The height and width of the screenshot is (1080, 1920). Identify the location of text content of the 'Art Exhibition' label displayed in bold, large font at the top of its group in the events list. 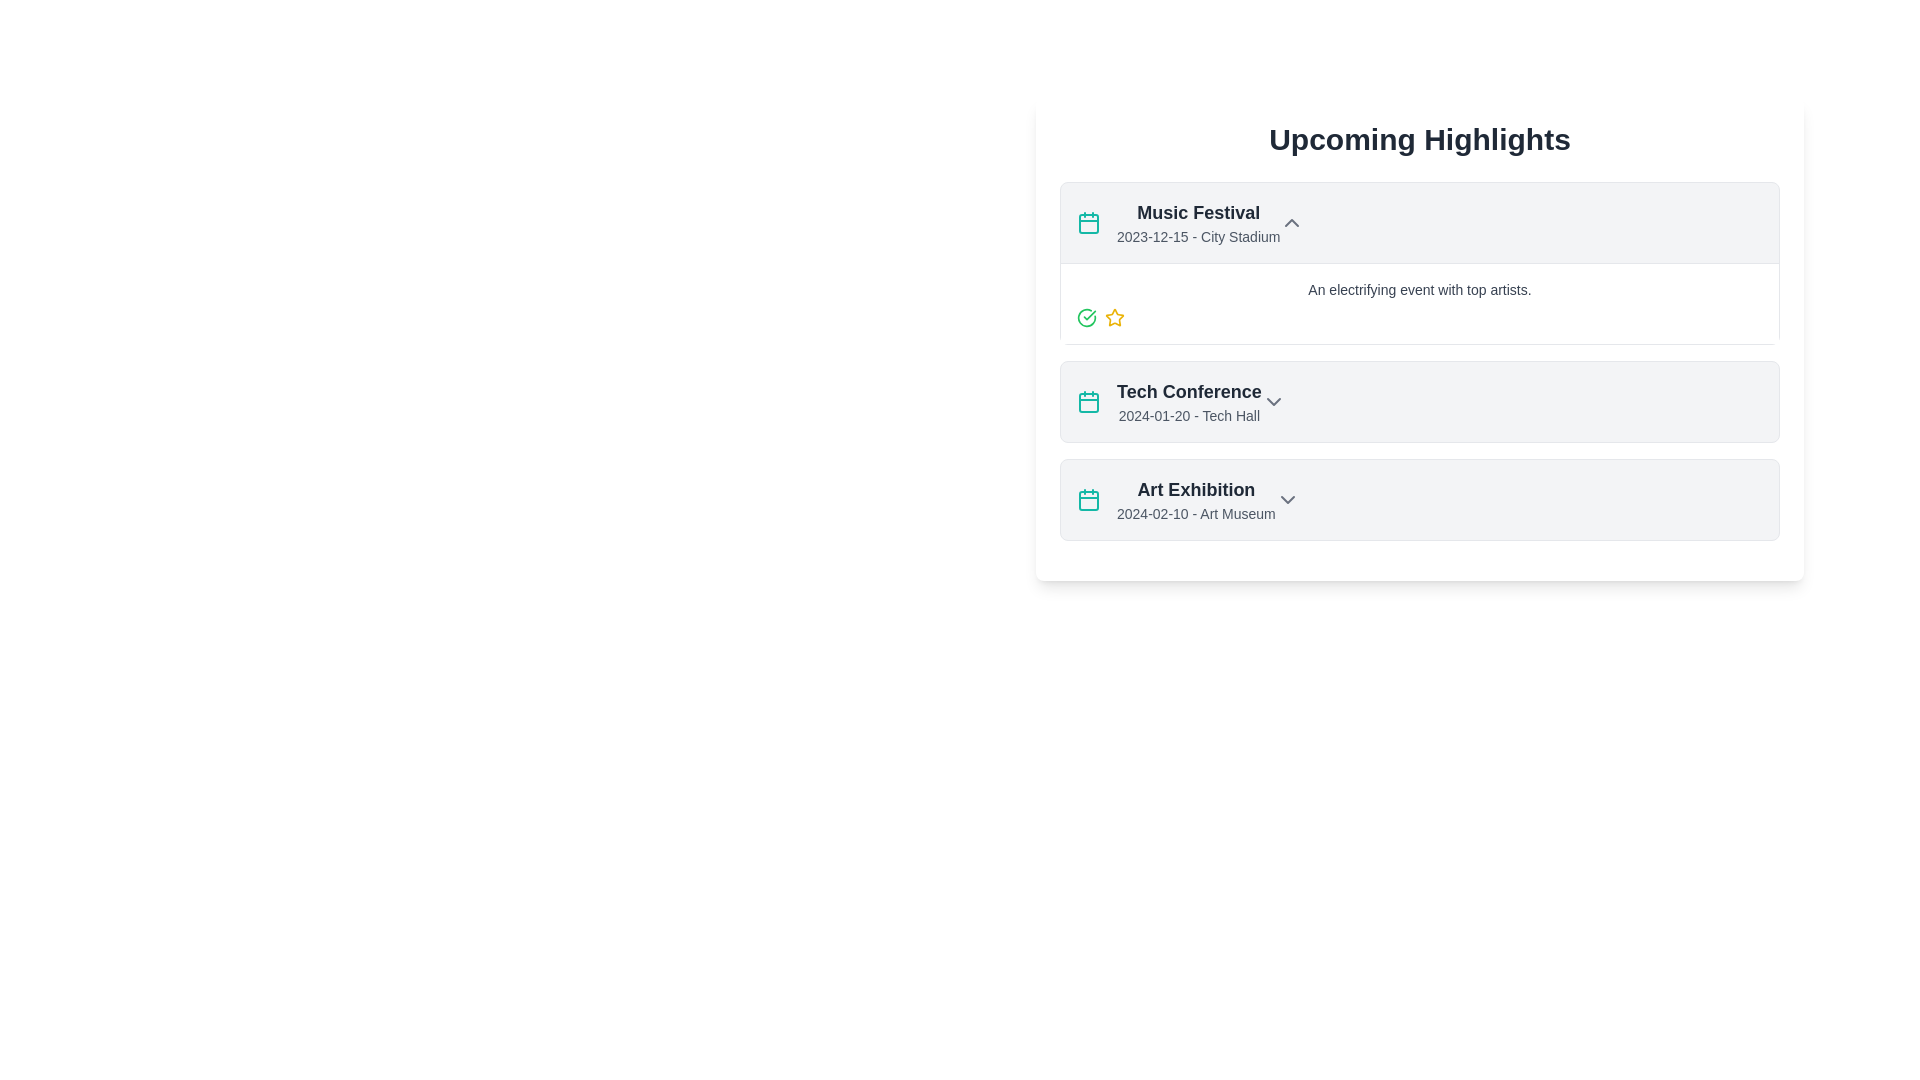
(1196, 489).